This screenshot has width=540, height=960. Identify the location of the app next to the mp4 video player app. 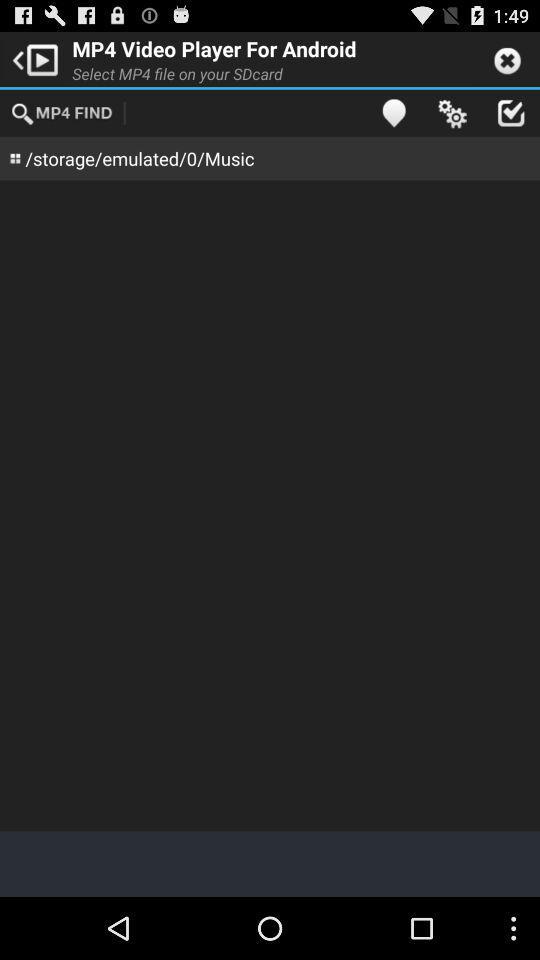
(31, 57).